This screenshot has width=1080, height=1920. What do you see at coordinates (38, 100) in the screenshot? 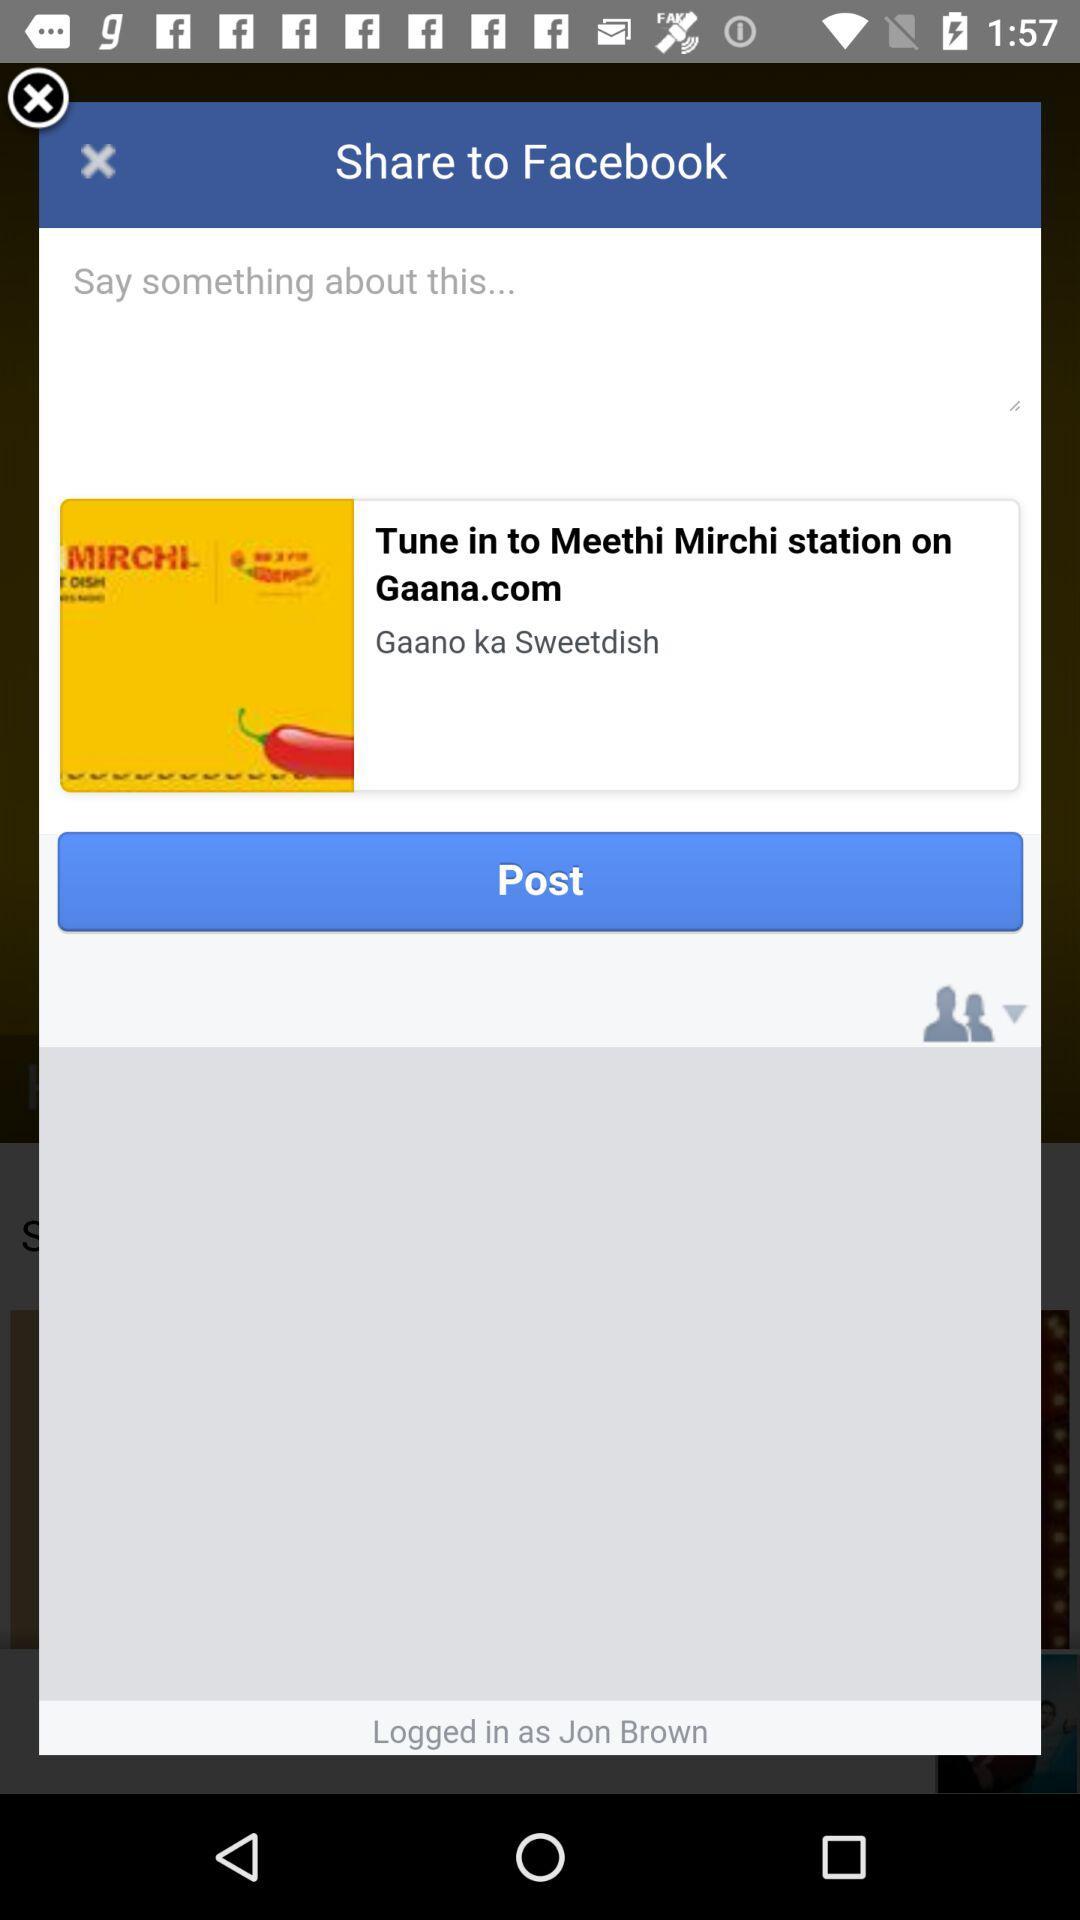
I see `exit` at bounding box center [38, 100].